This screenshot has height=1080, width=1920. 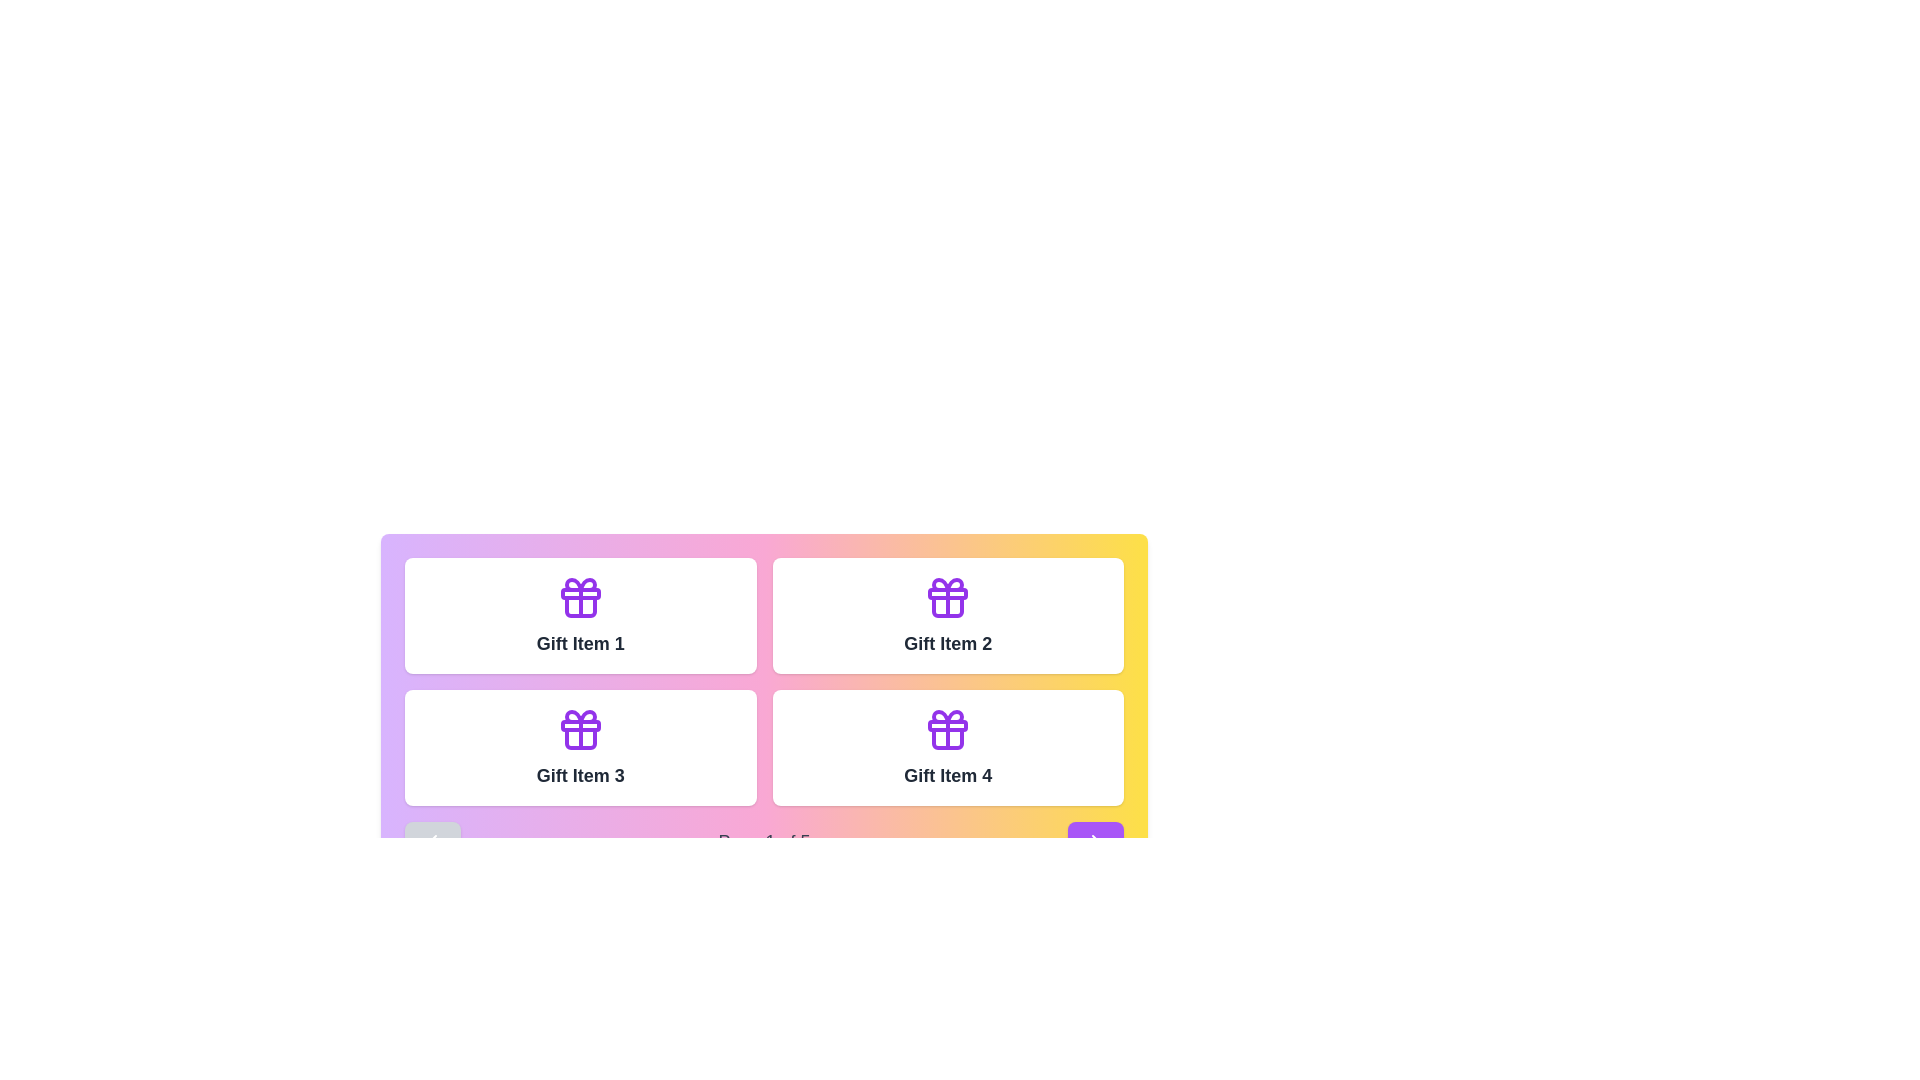 I want to click on the stylized bow decorative element of the gift icon, which is located in the lower left position of the third card in a grid layout, above the 'Gift Item 3' label, so click(x=579, y=716).